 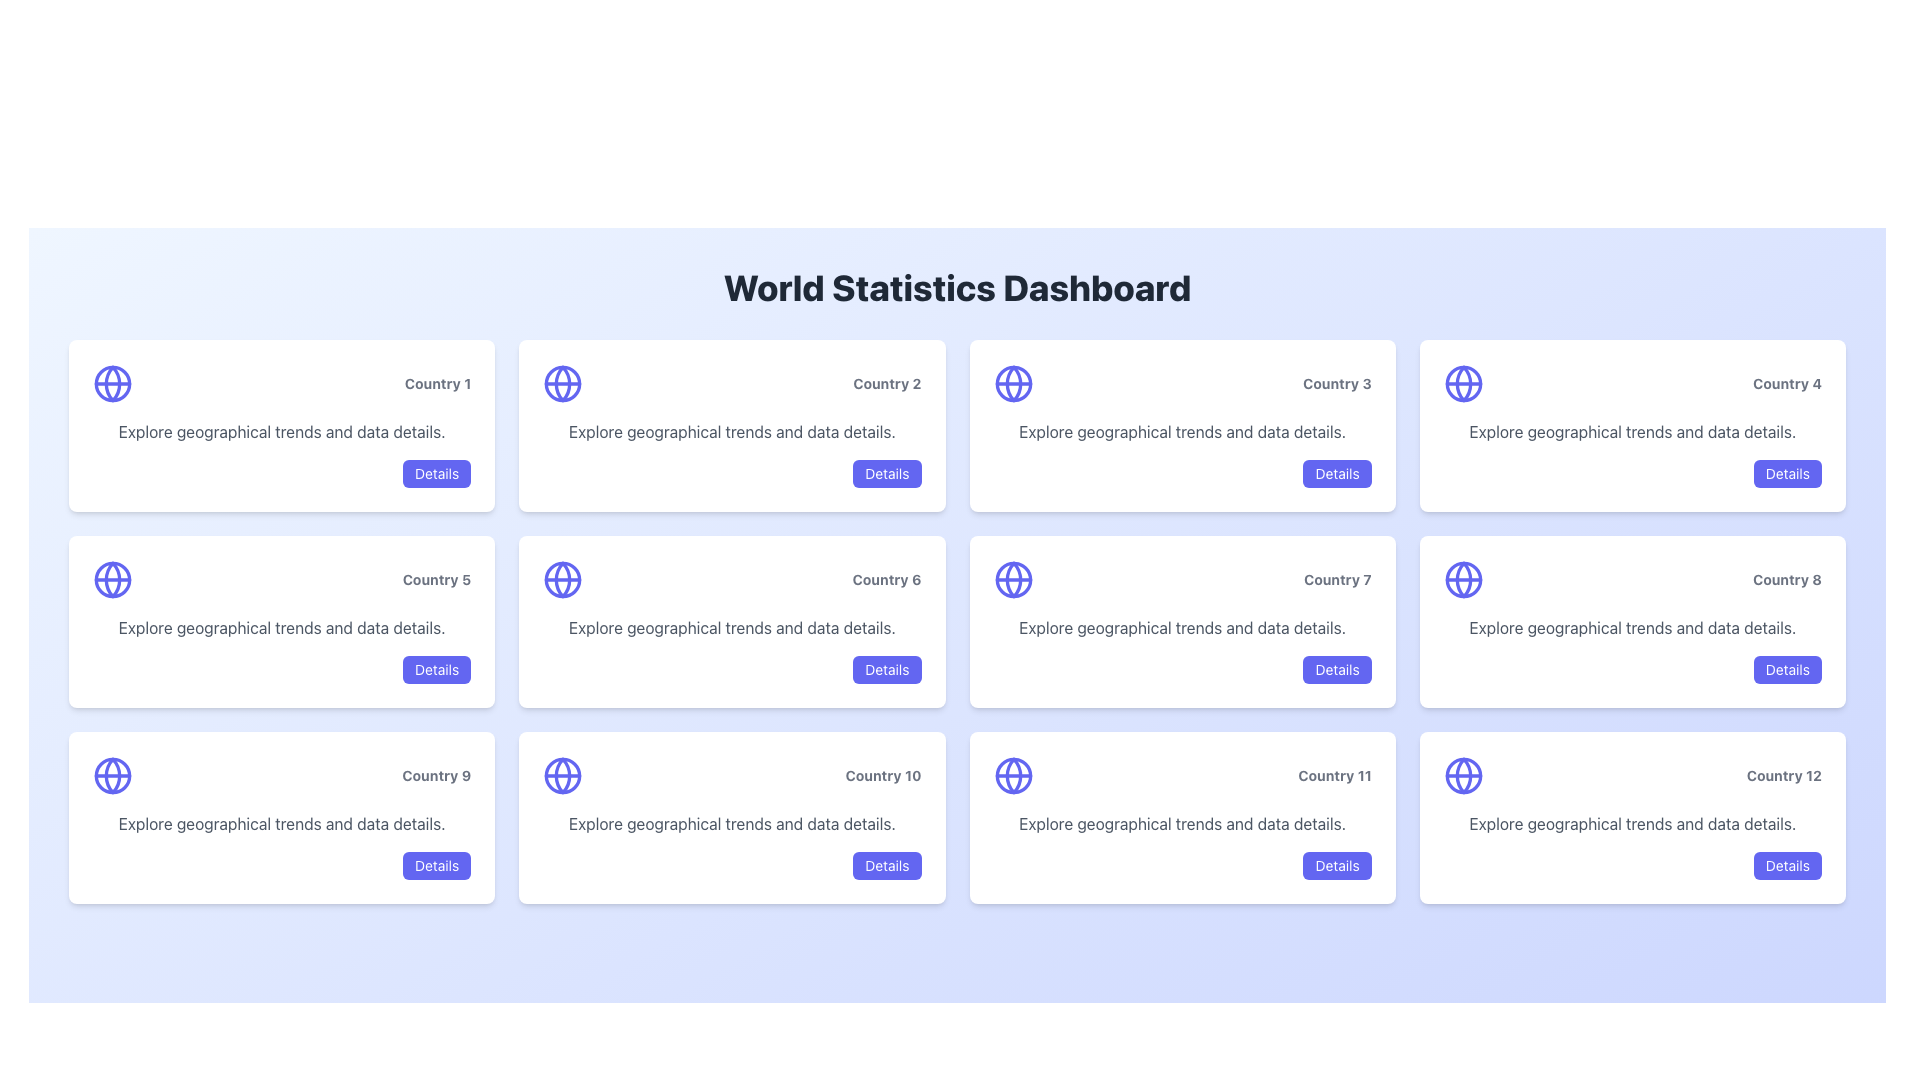 I want to click on the Static Text element that provides a description for the card located in the third card of a 4x3 grid layout, positioned below the title 'Country 3' and above the 'Details' button, so click(x=1182, y=431).